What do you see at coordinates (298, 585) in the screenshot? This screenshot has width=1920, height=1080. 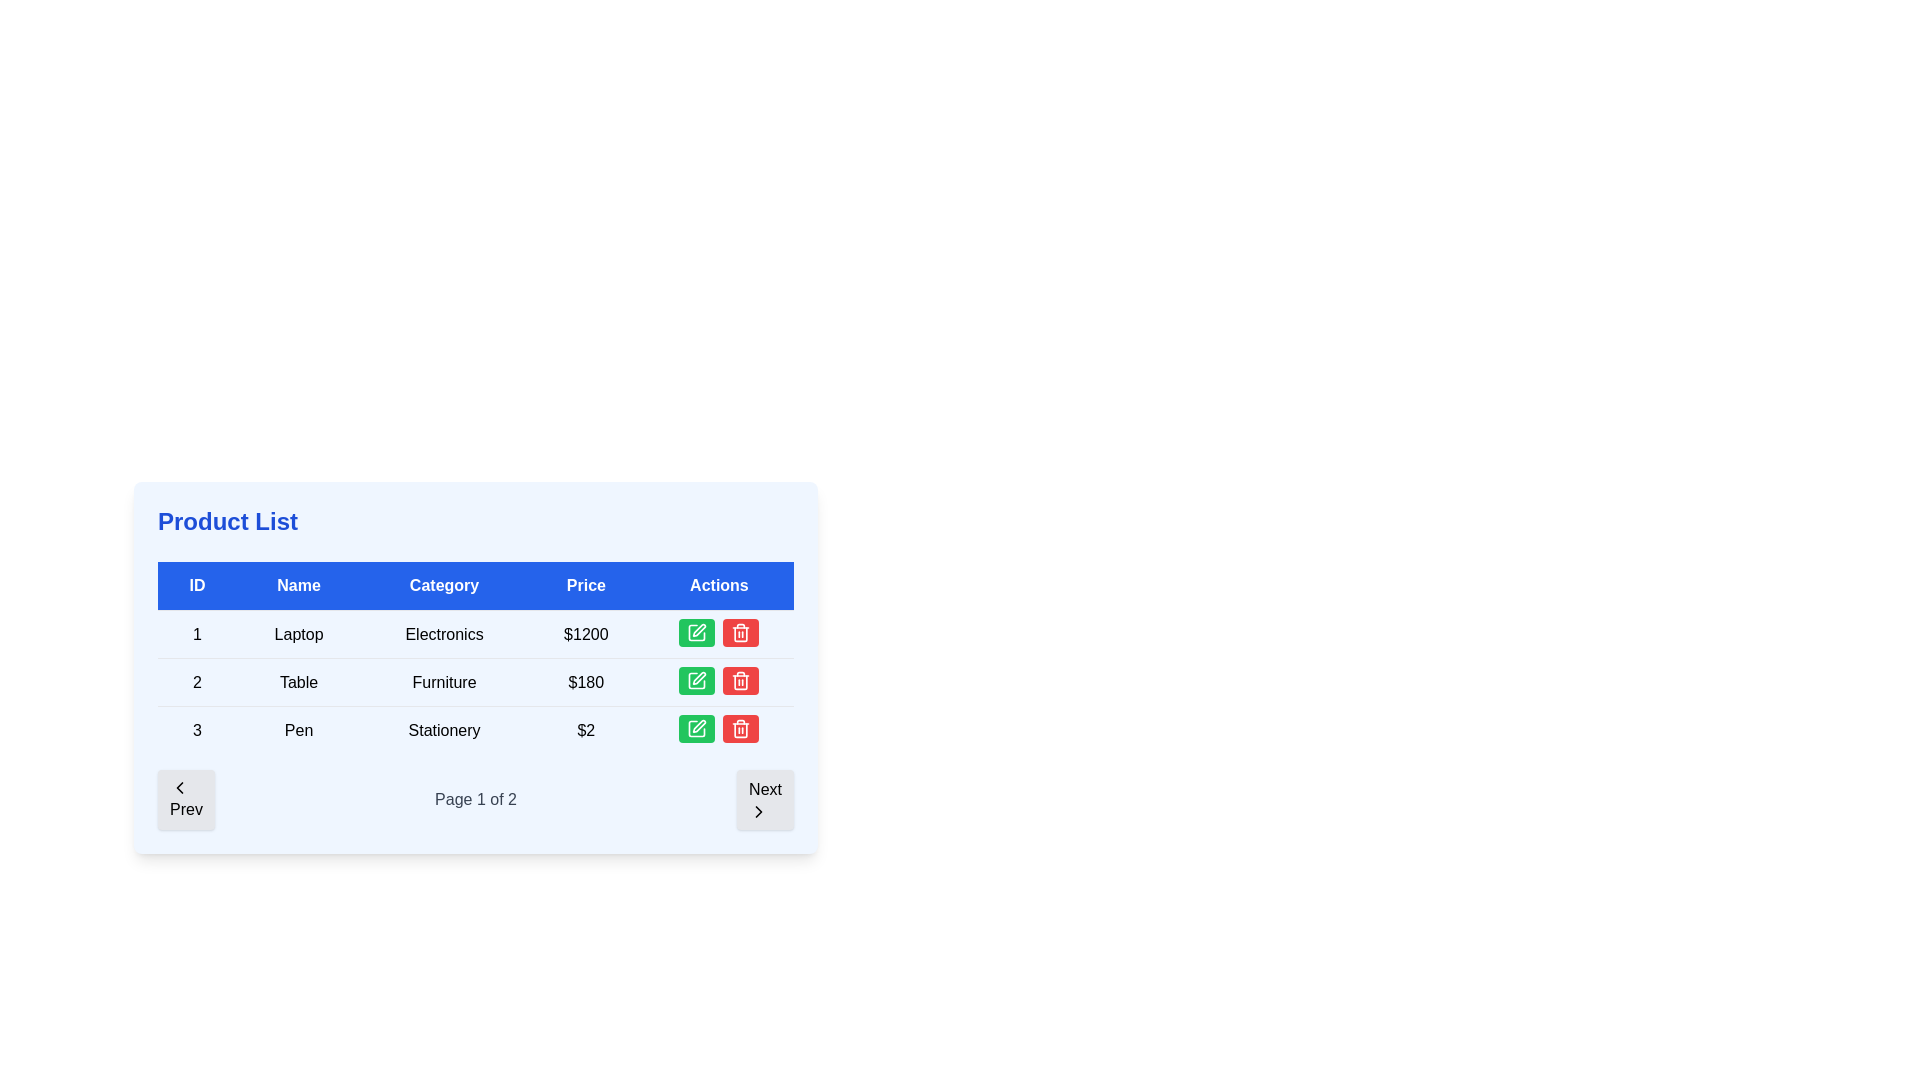 I see `the 'Name' static text label, which is a rectangular element with a blue background and bold, white text, located in the header section of a tabular layout between the 'ID' and 'Category' headers` at bounding box center [298, 585].